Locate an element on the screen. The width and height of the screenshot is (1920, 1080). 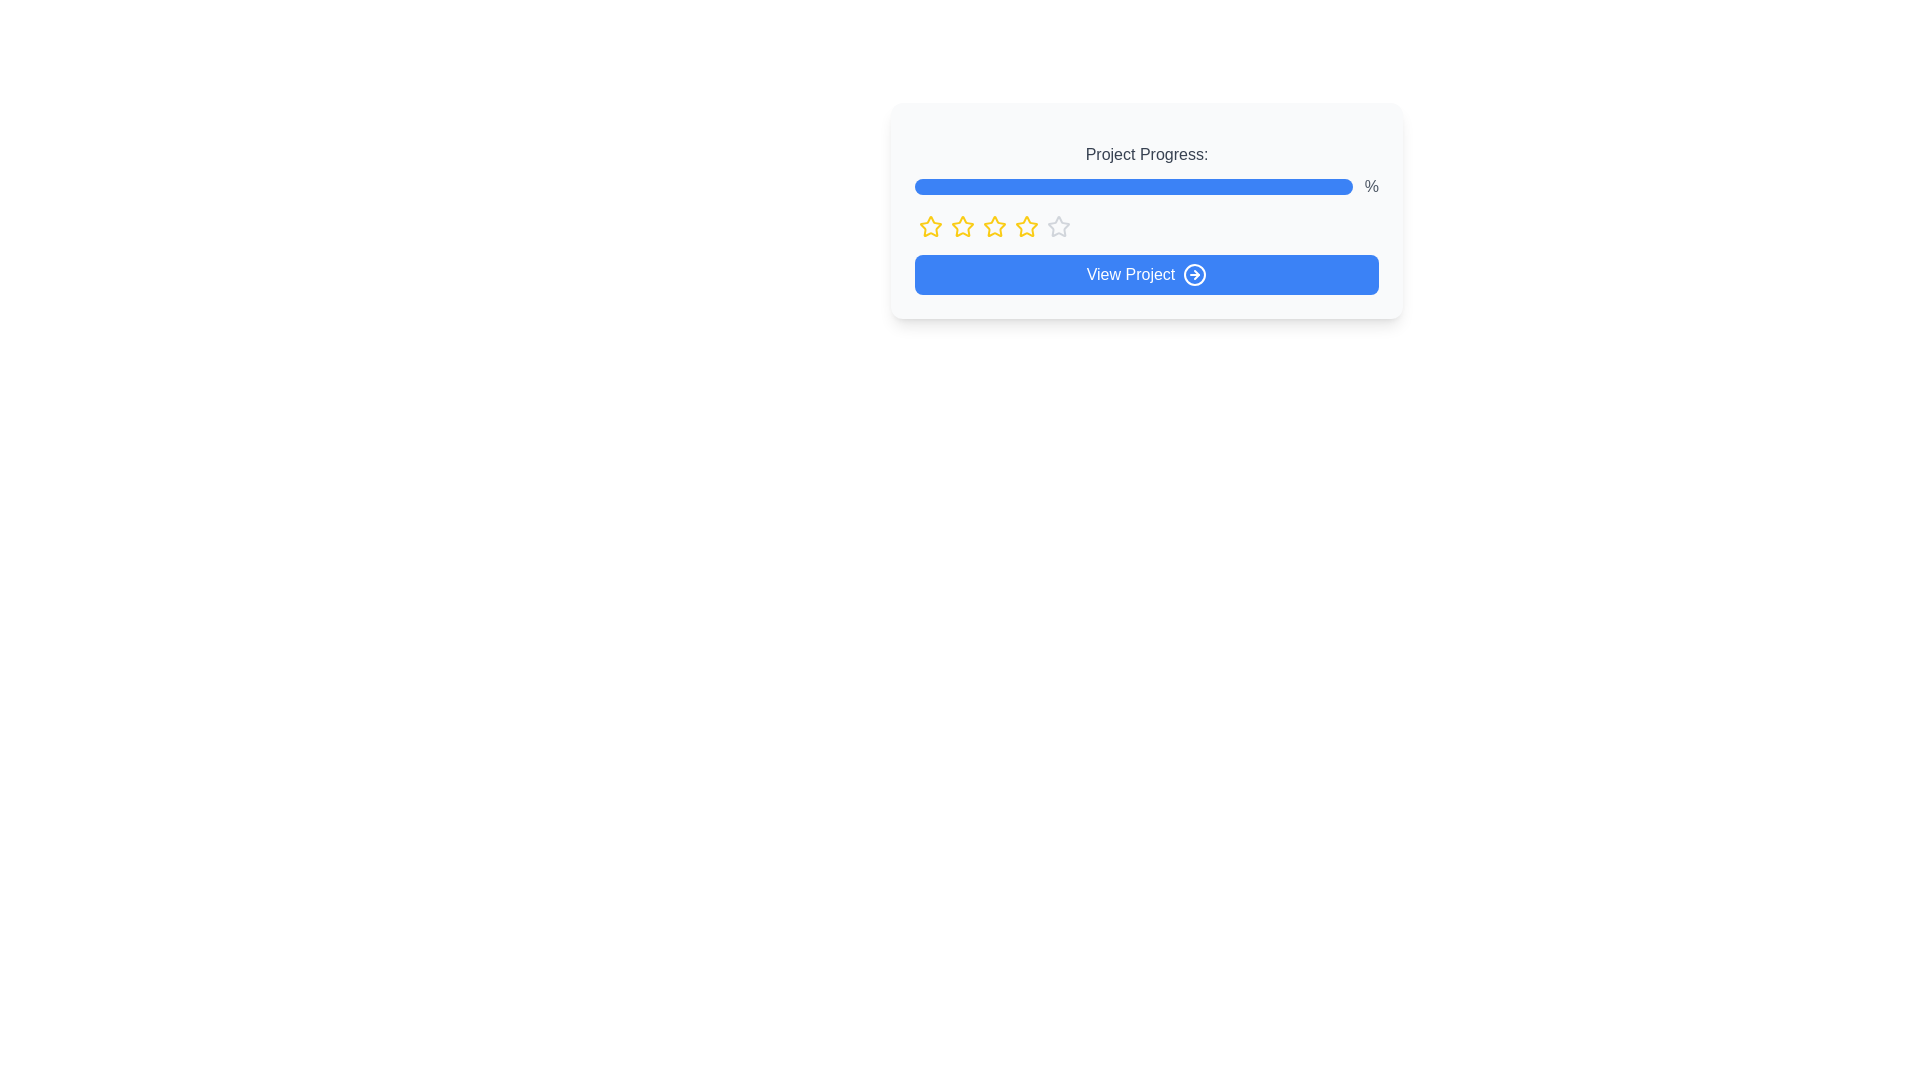
the third star icon in the rating system, which has a yellow outline and white fill is located at coordinates (1027, 225).